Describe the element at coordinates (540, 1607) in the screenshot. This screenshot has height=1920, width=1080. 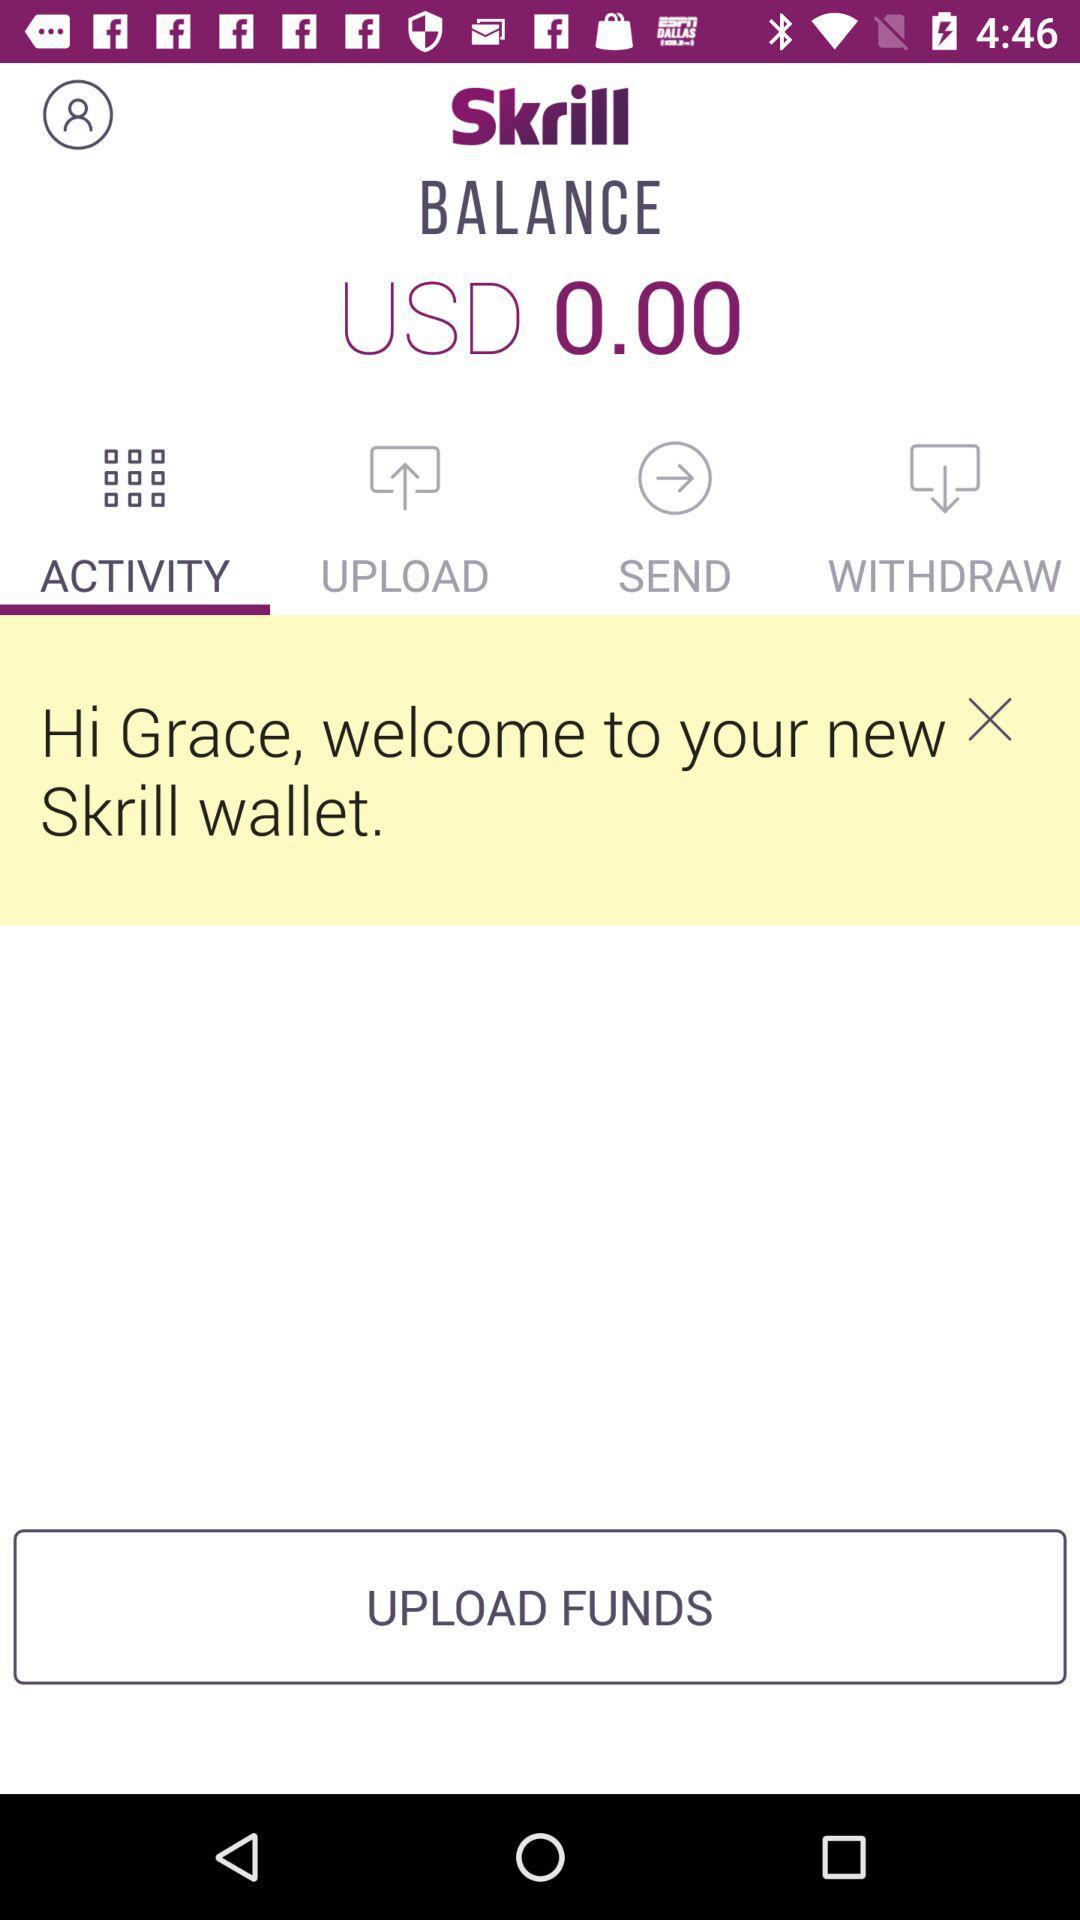
I see `upload funds` at that location.